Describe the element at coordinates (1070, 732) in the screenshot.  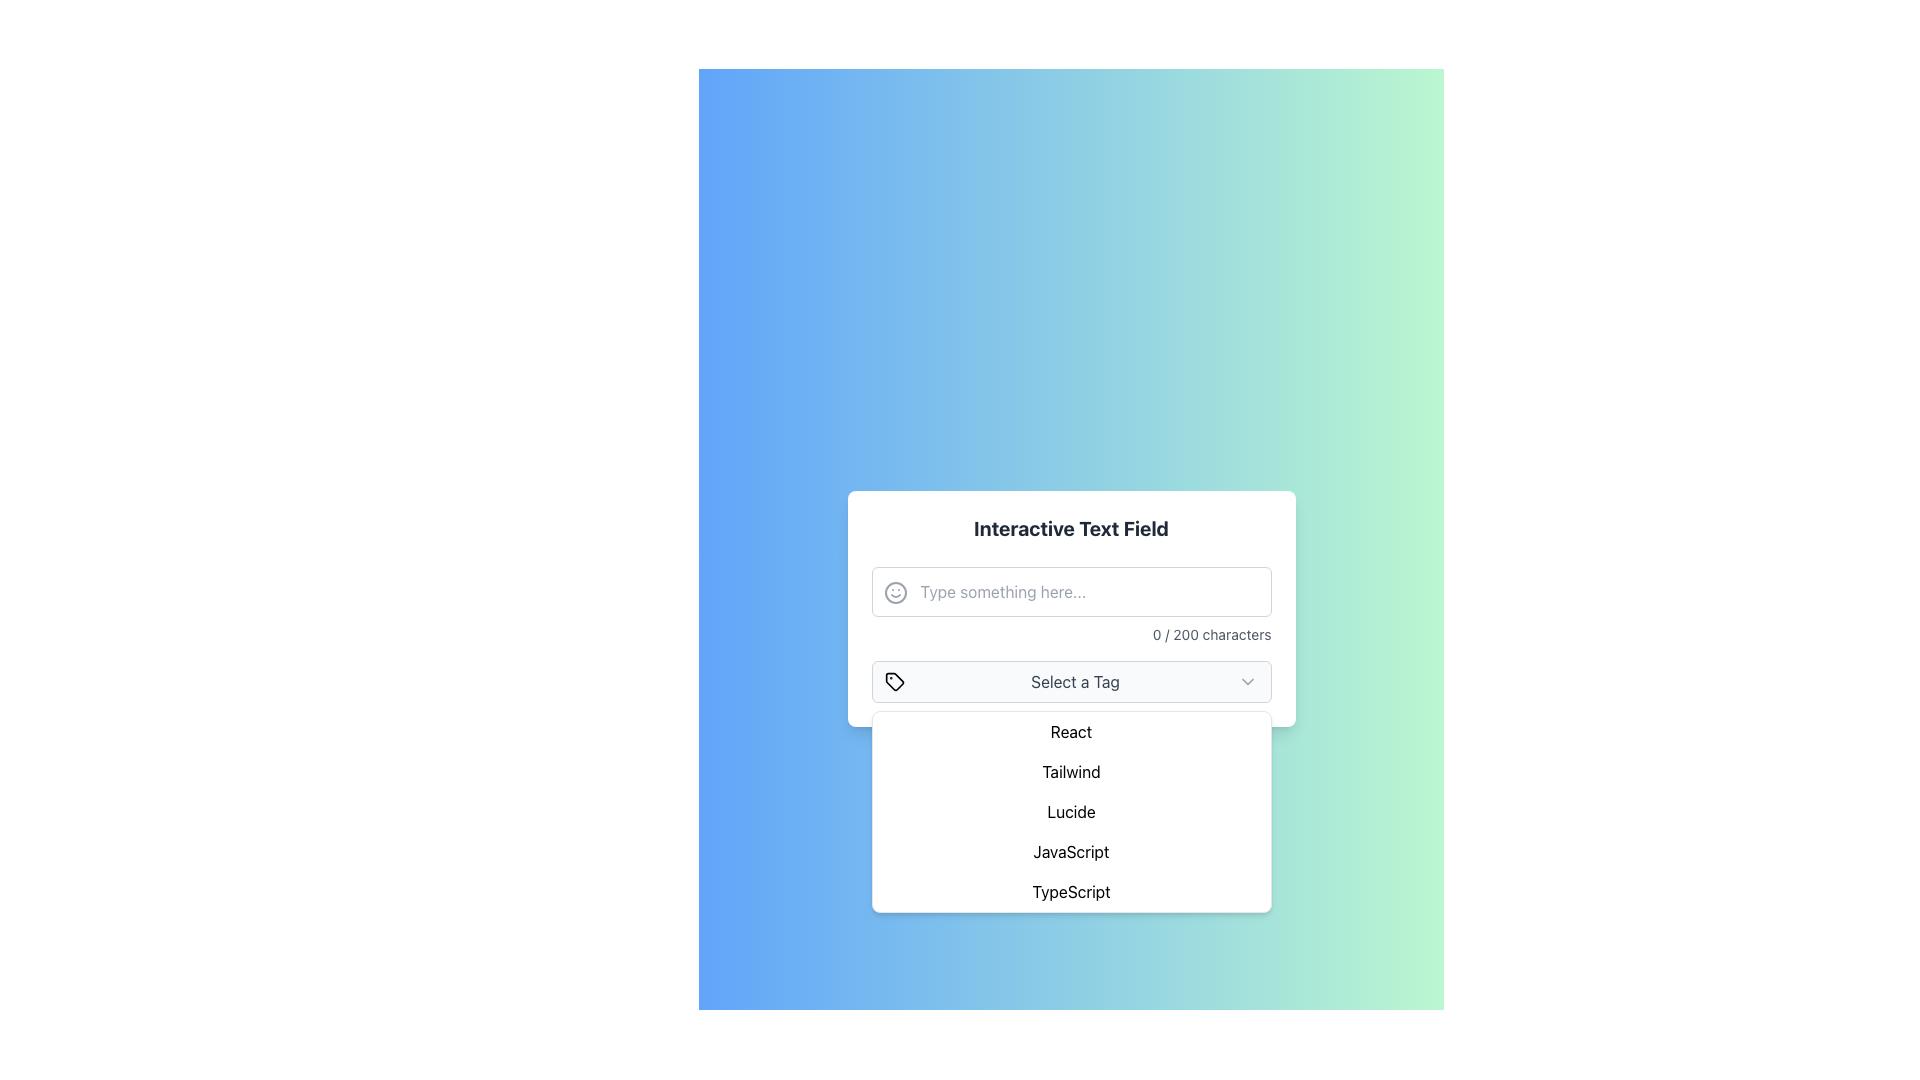
I see `on the first dropdown option labeled 'React'` at that location.